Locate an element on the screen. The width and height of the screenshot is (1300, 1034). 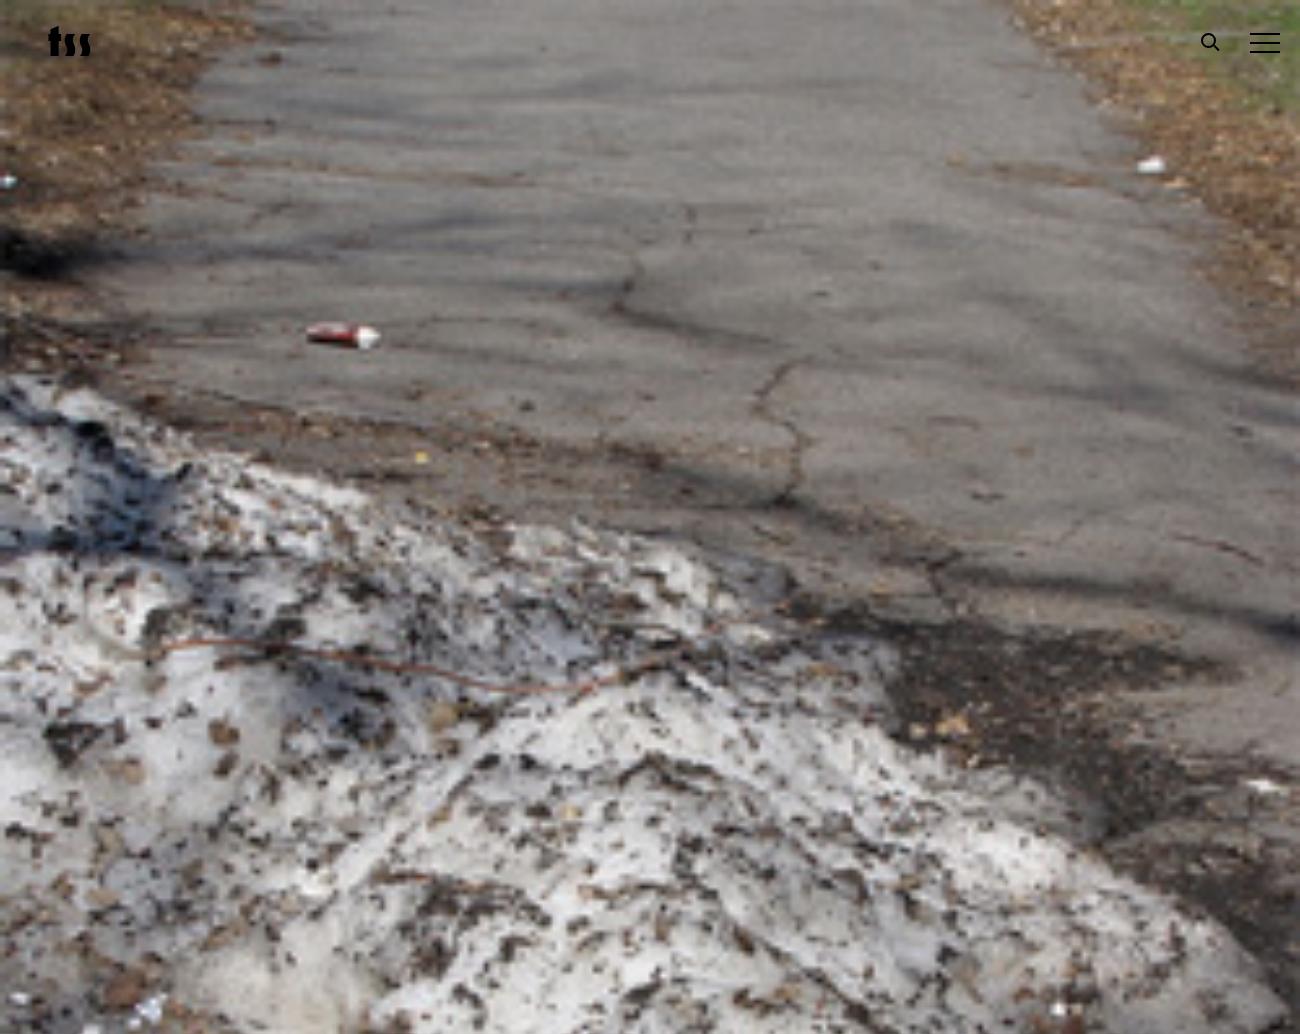
'Subscribe' is located at coordinates (552, 560).